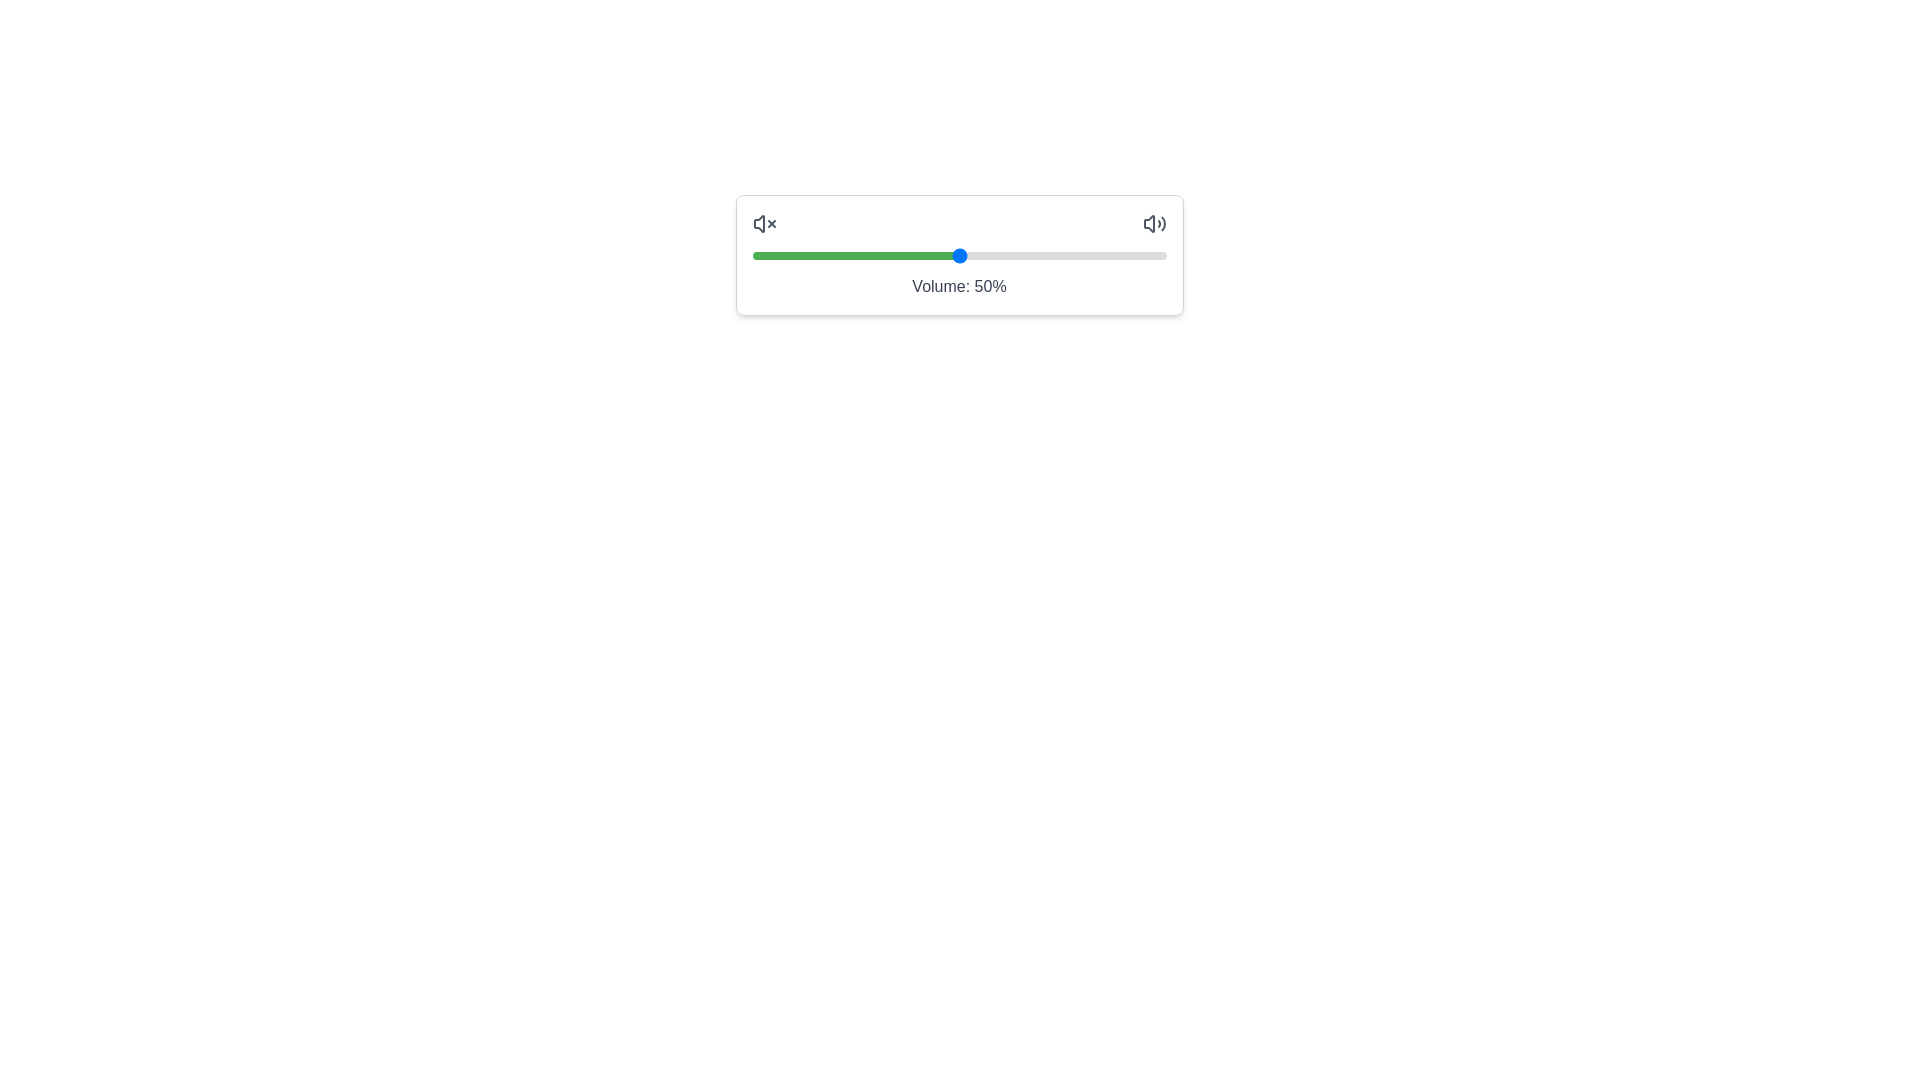  Describe the element at coordinates (1148, 223) in the screenshot. I see `the decorative speaker part icon located in the top-right corner of the volume control interface, which is the leftmost part of the speaker icon group` at that location.